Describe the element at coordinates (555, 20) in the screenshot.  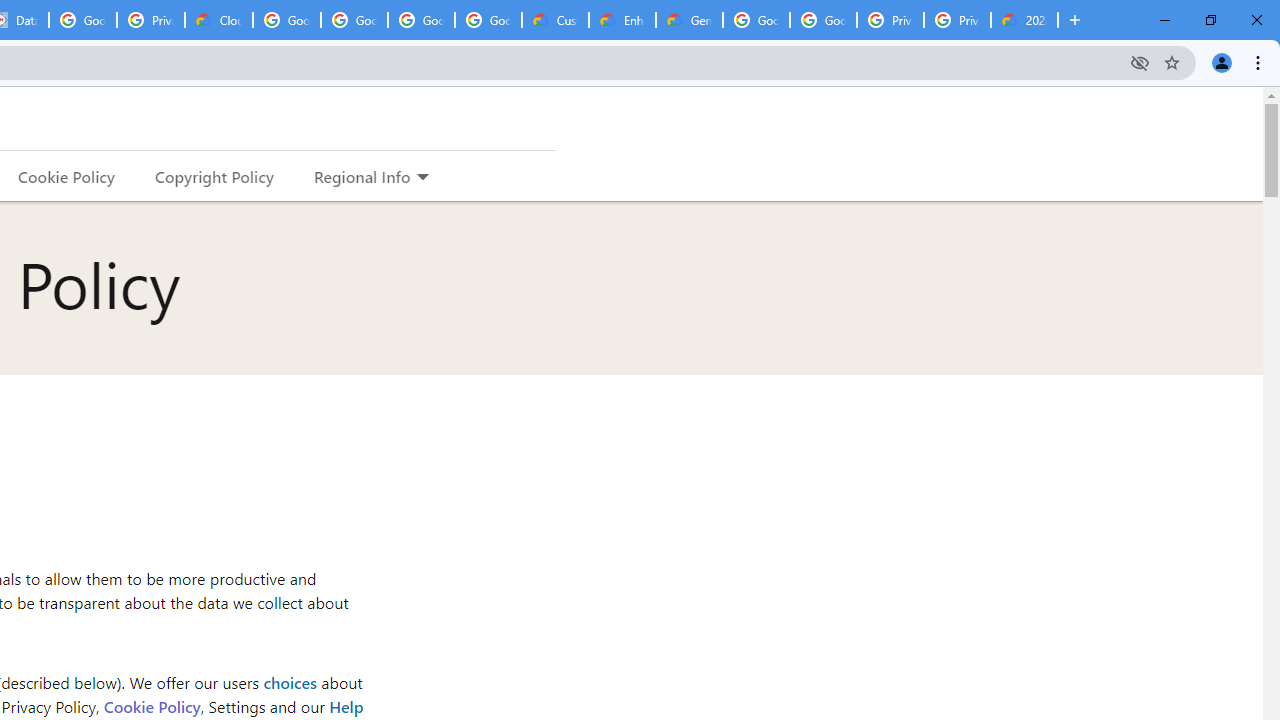
I see `'Customer Care | Google Cloud'` at that location.